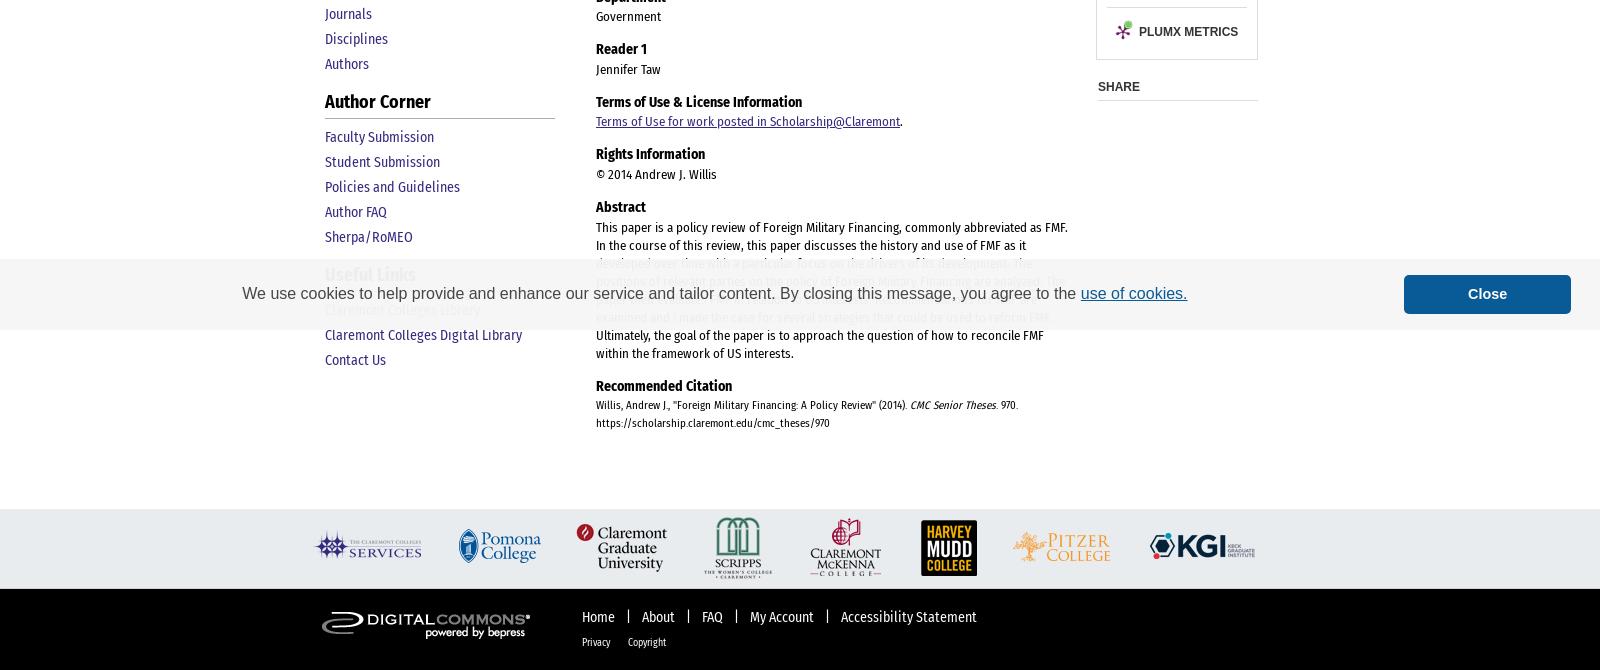 Image resolution: width=1600 pixels, height=670 pixels. I want to click on 'Close', so click(1487, 292).